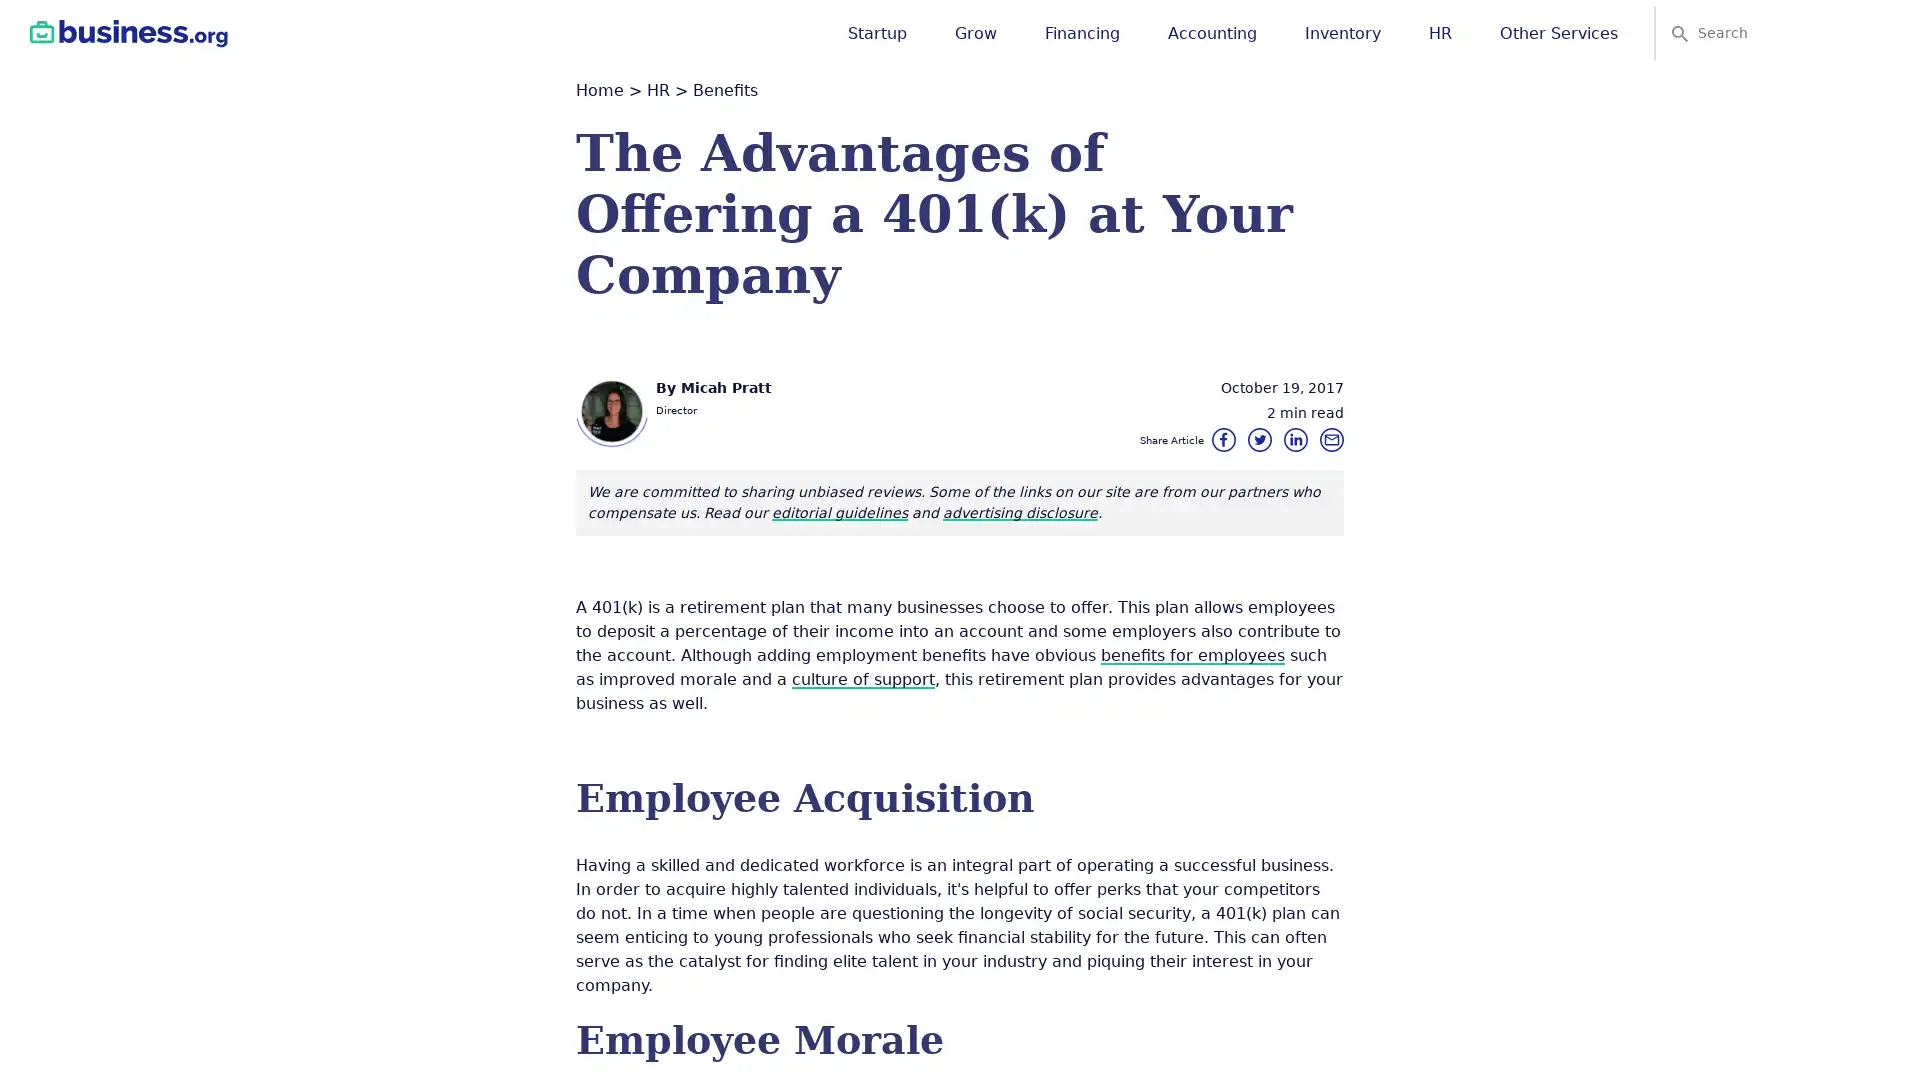  Describe the element at coordinates (1258, 438) in the screenshot. I see `Social Twitter O Dark` at that location.